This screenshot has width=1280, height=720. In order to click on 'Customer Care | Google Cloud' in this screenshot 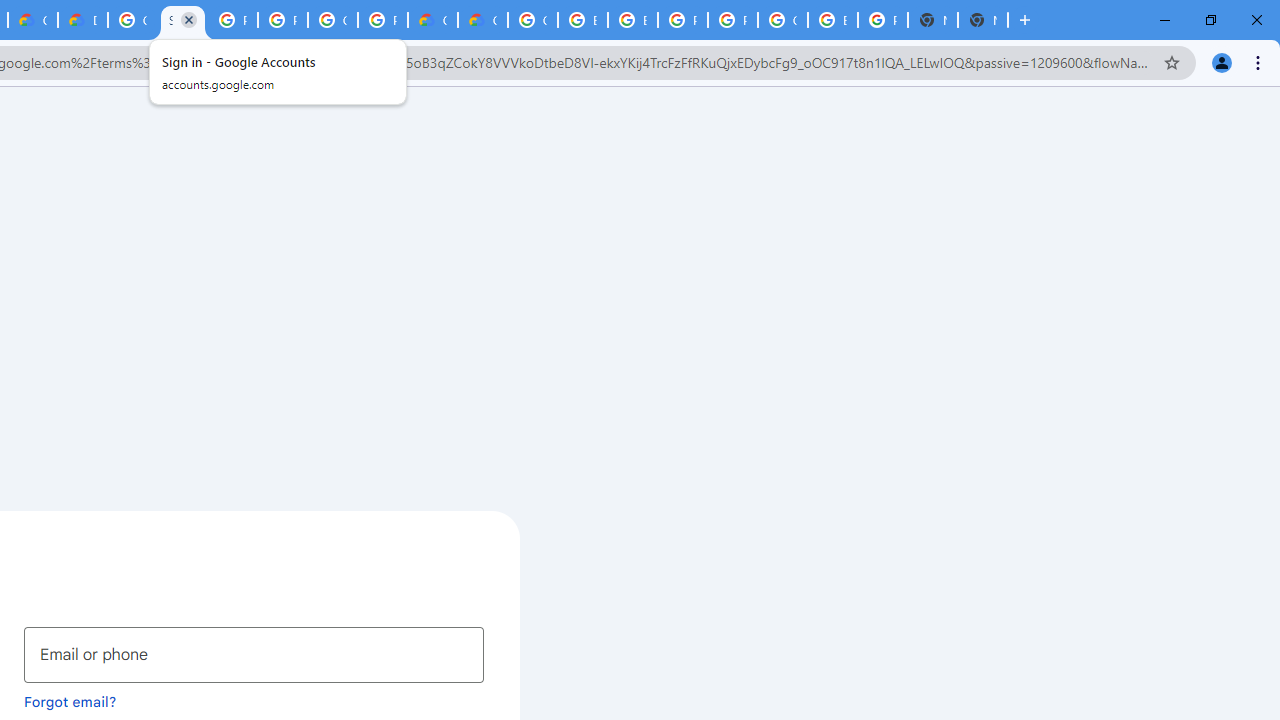, I will do `click(432, 20)`.